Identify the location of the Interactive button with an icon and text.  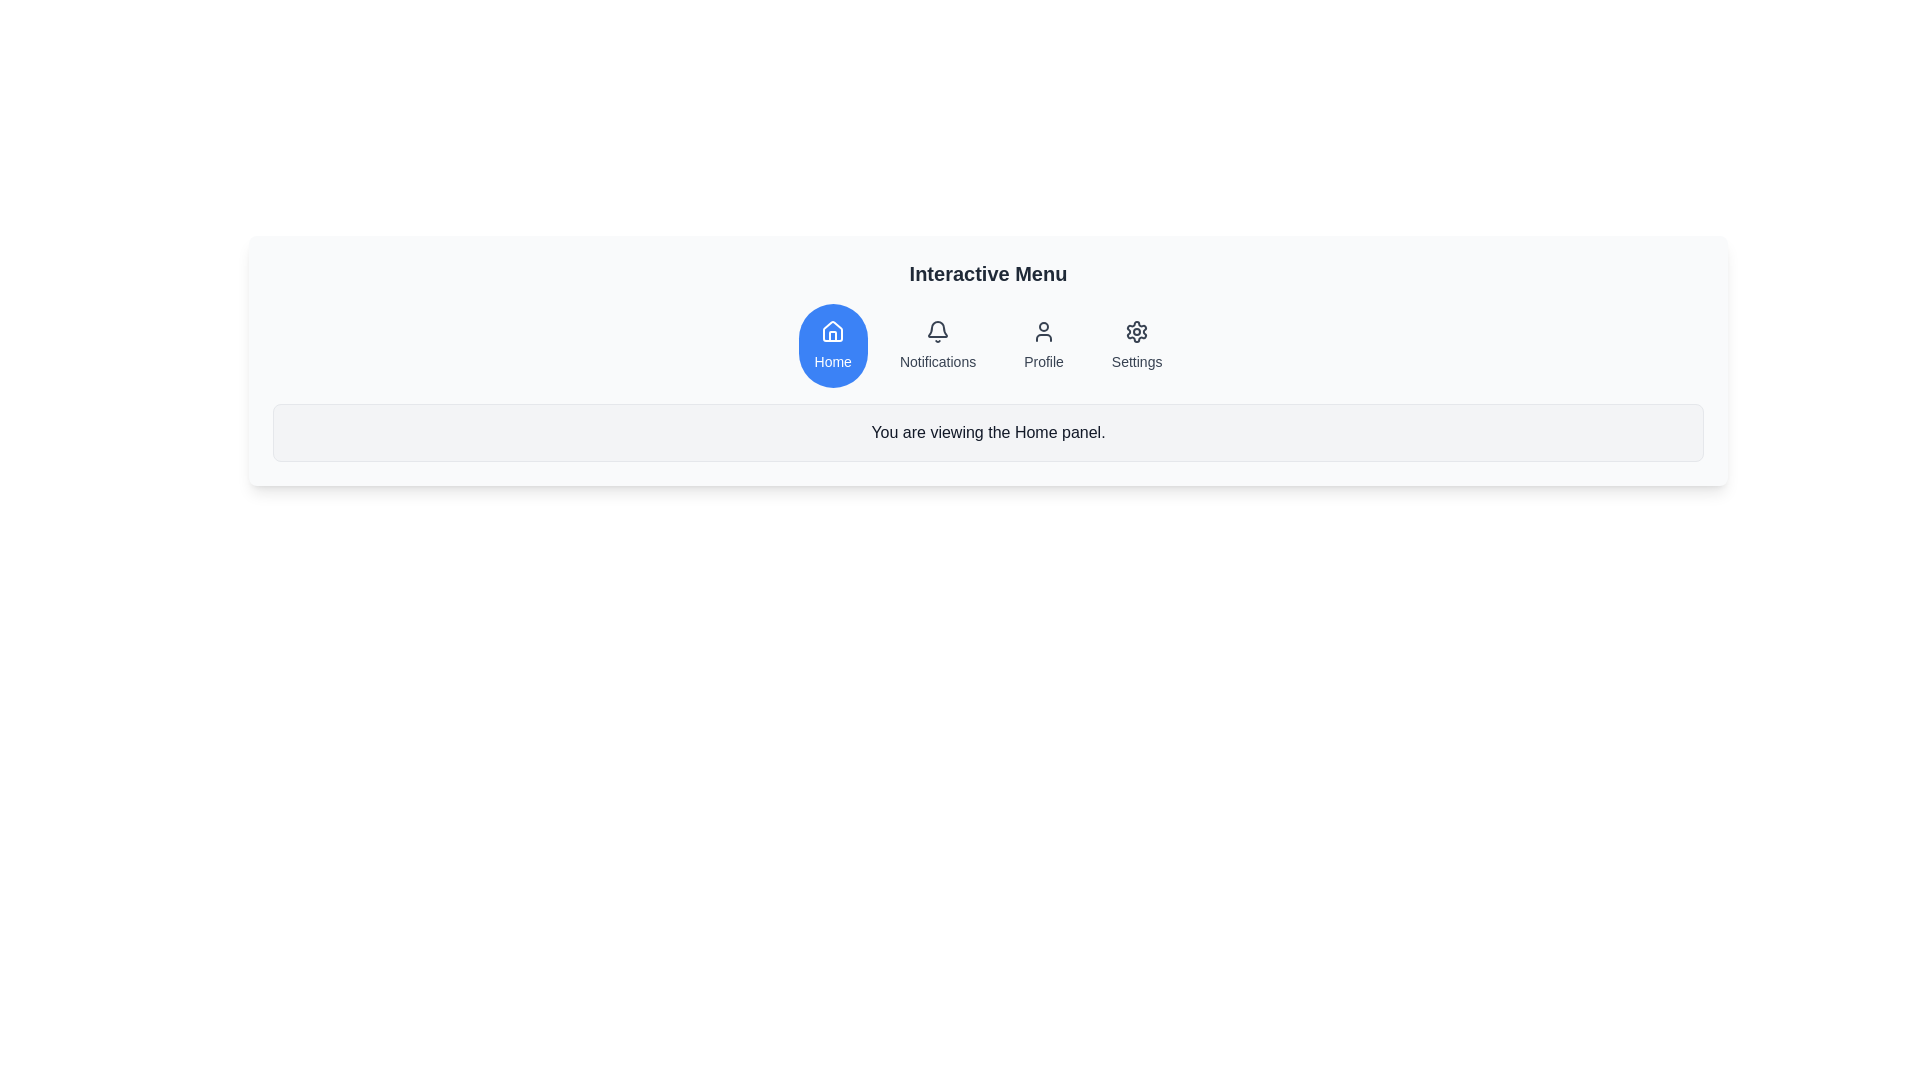
(936, 345).